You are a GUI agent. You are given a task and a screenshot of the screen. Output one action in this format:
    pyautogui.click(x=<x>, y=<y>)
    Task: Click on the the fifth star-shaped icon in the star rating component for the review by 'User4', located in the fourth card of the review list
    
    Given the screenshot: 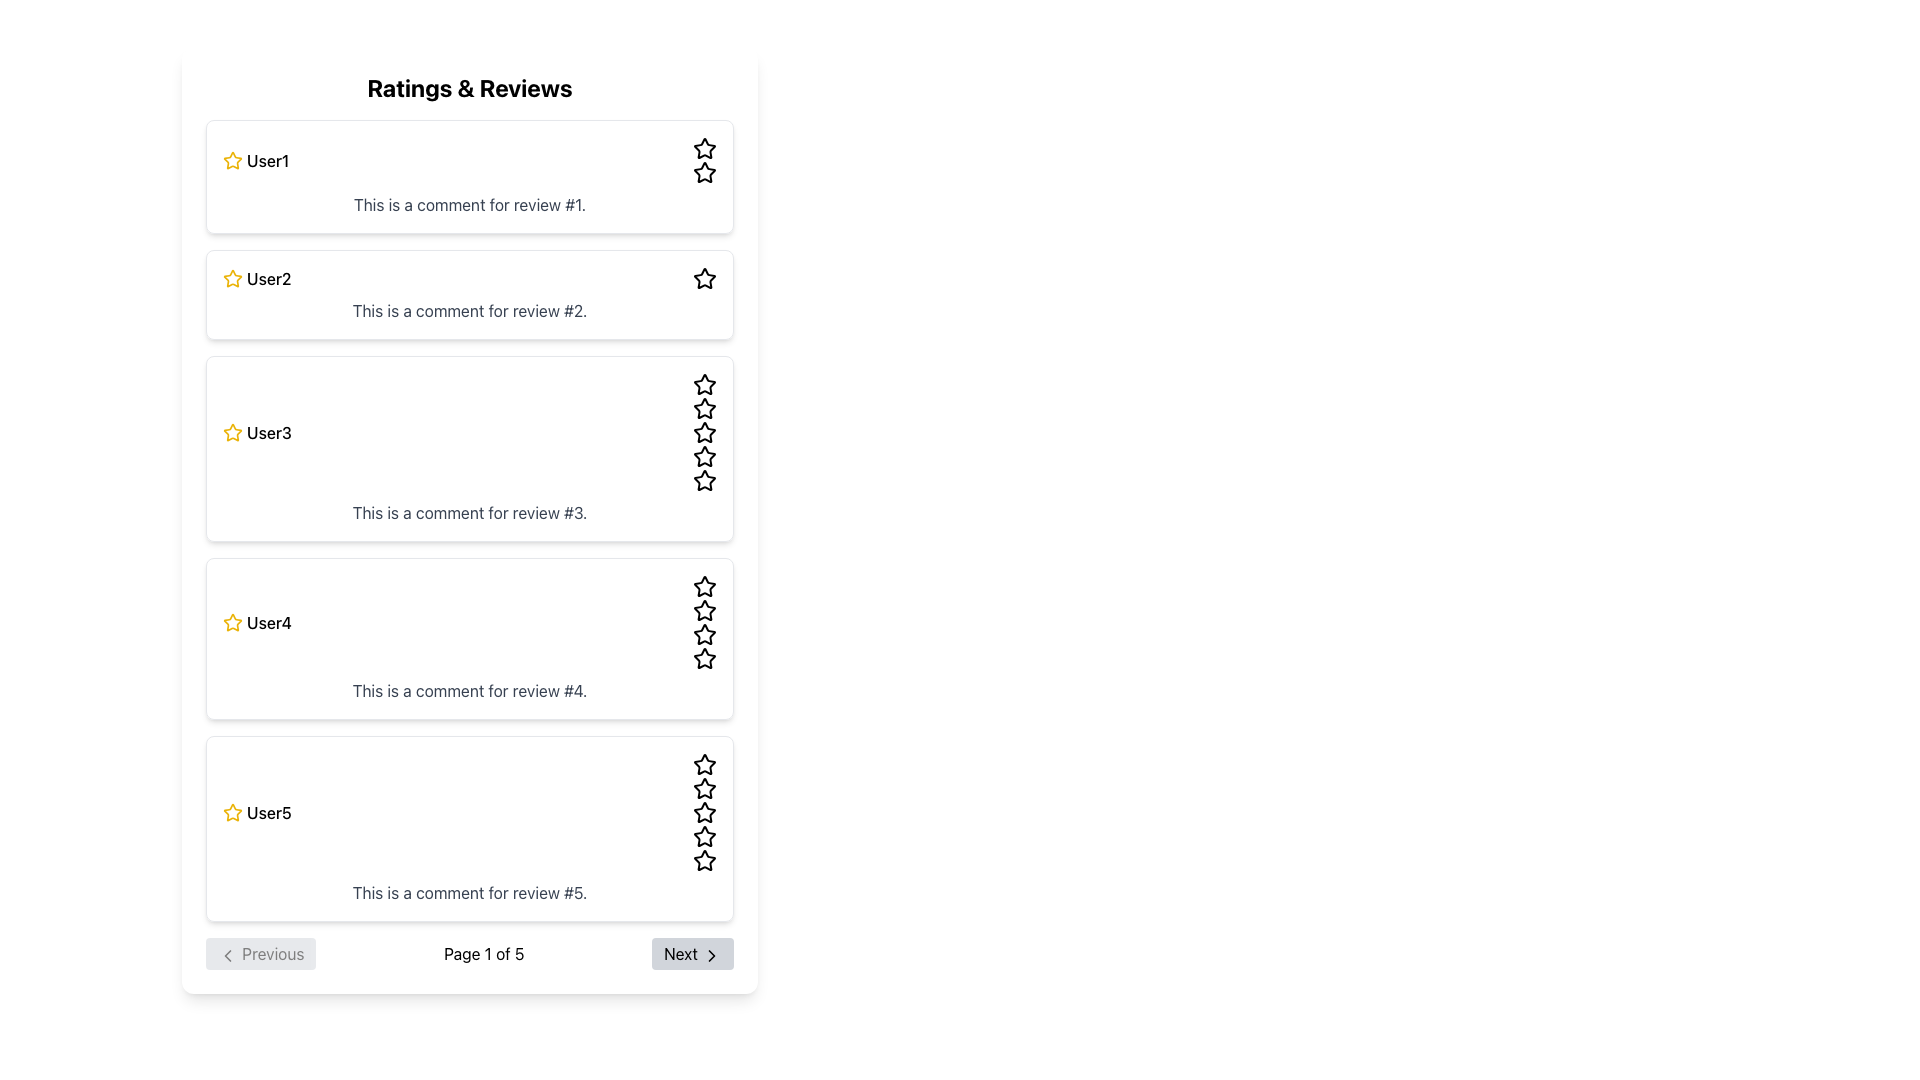 What is the action you would take?
    pyautogui.click(x=705, y=659)
    